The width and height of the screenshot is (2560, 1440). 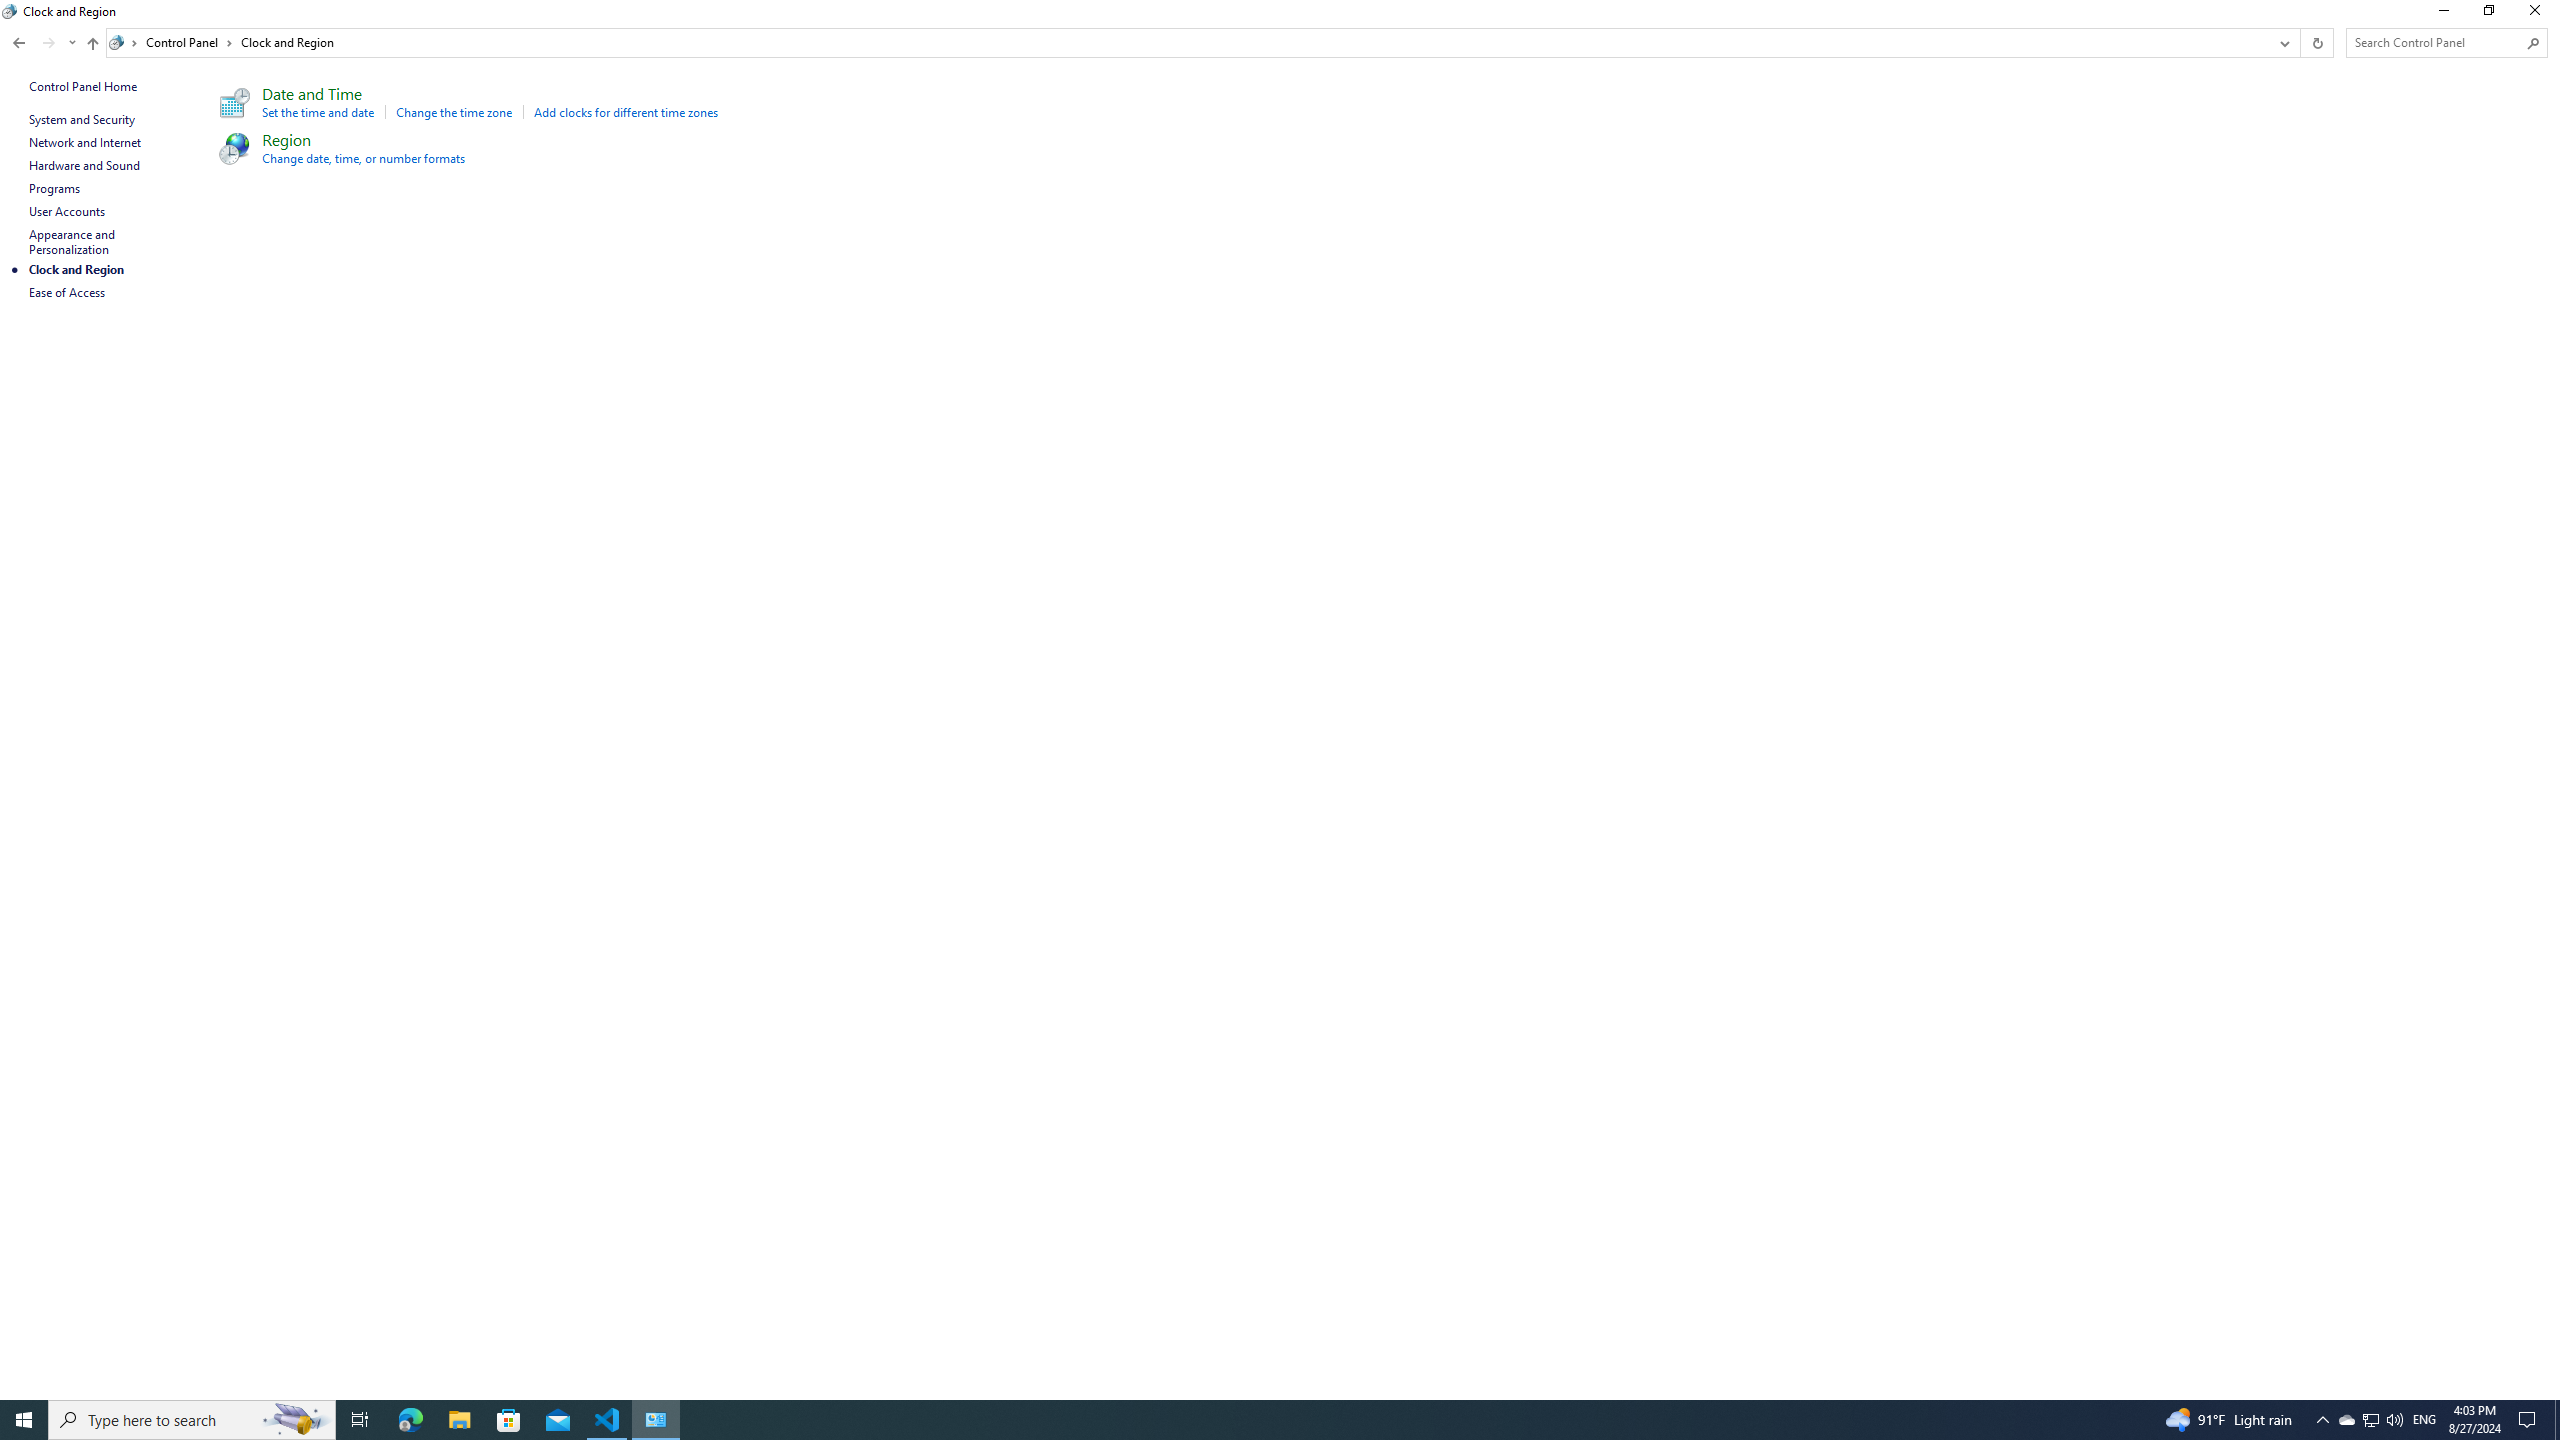 I want to click on 'Network and Internet', so click(x=85, y=141).